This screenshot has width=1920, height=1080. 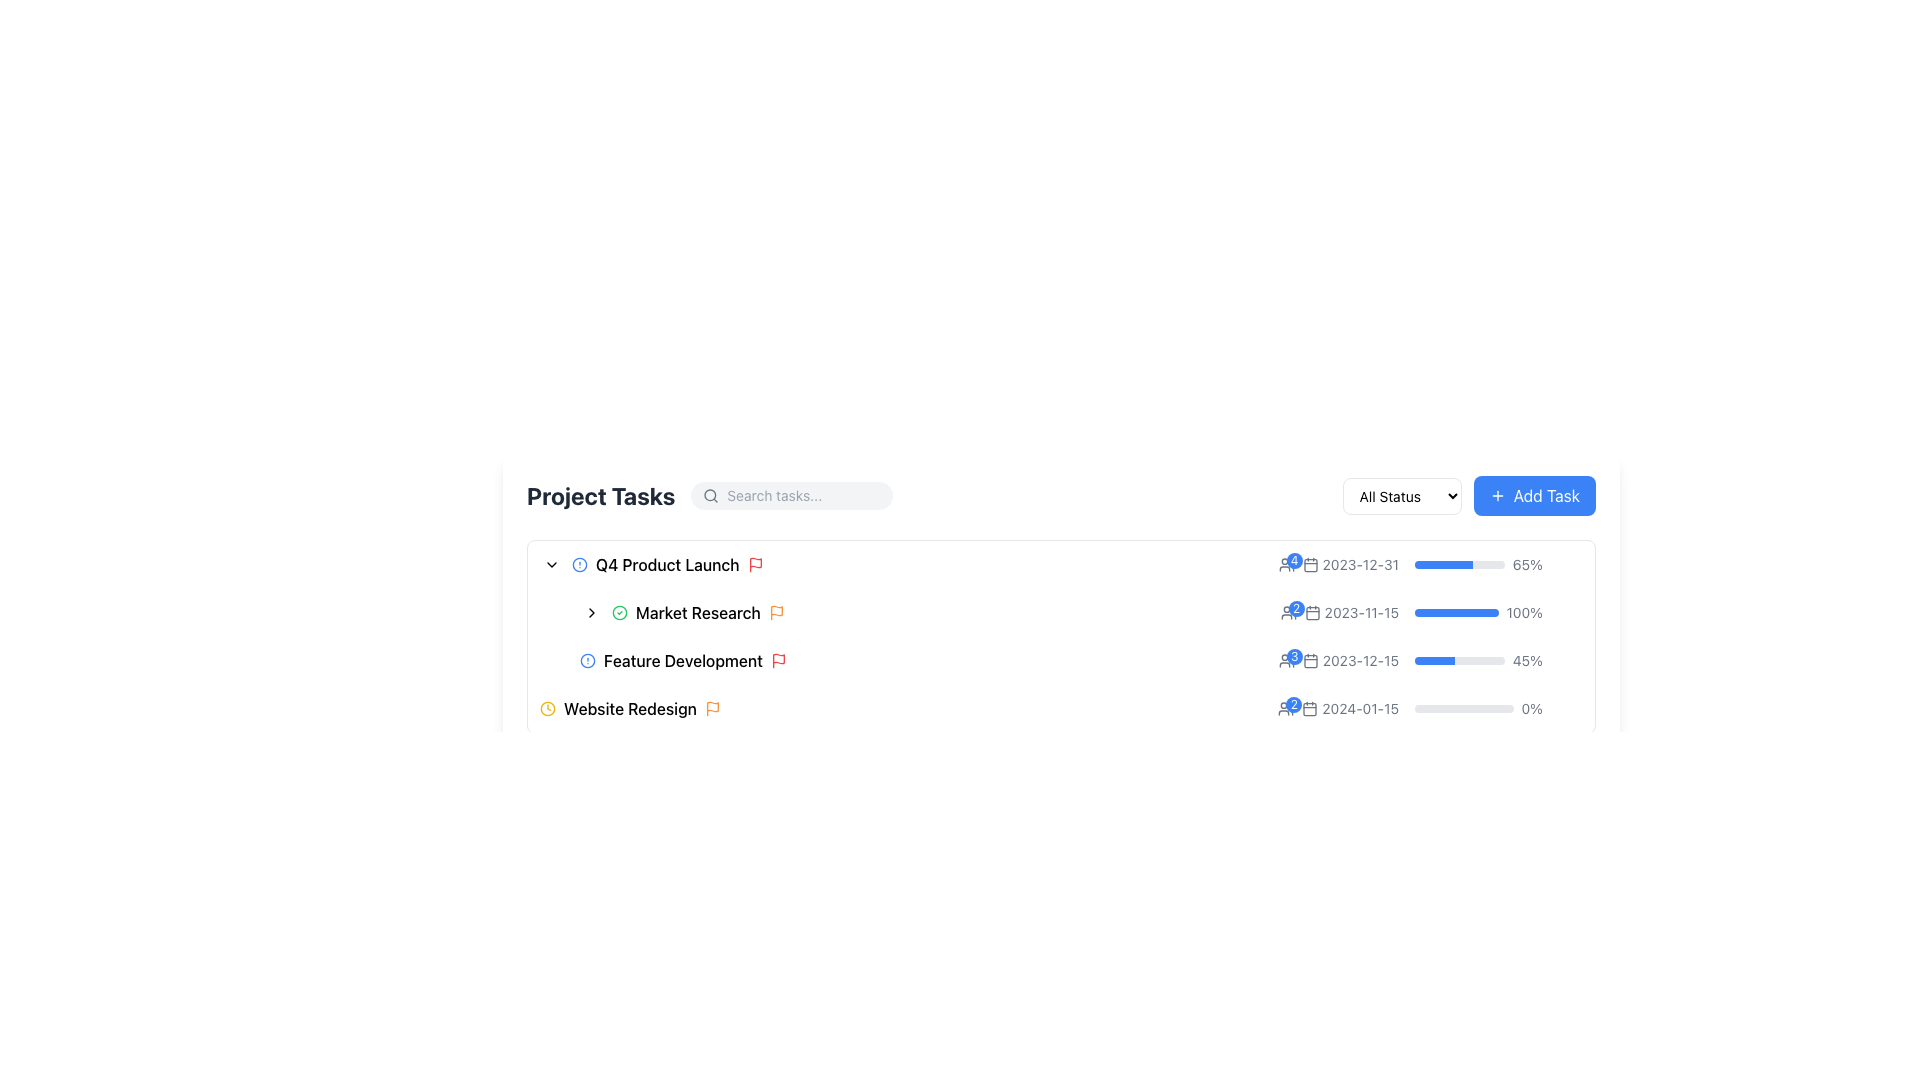 What do you see at coordinates (1312, 612) in the screenshot?
I see `the calendar-specific icon, which is a rounded rectangle shape located within the calendar SVG icon, positioned to the right of task items` at bounding box center [1312, 612].